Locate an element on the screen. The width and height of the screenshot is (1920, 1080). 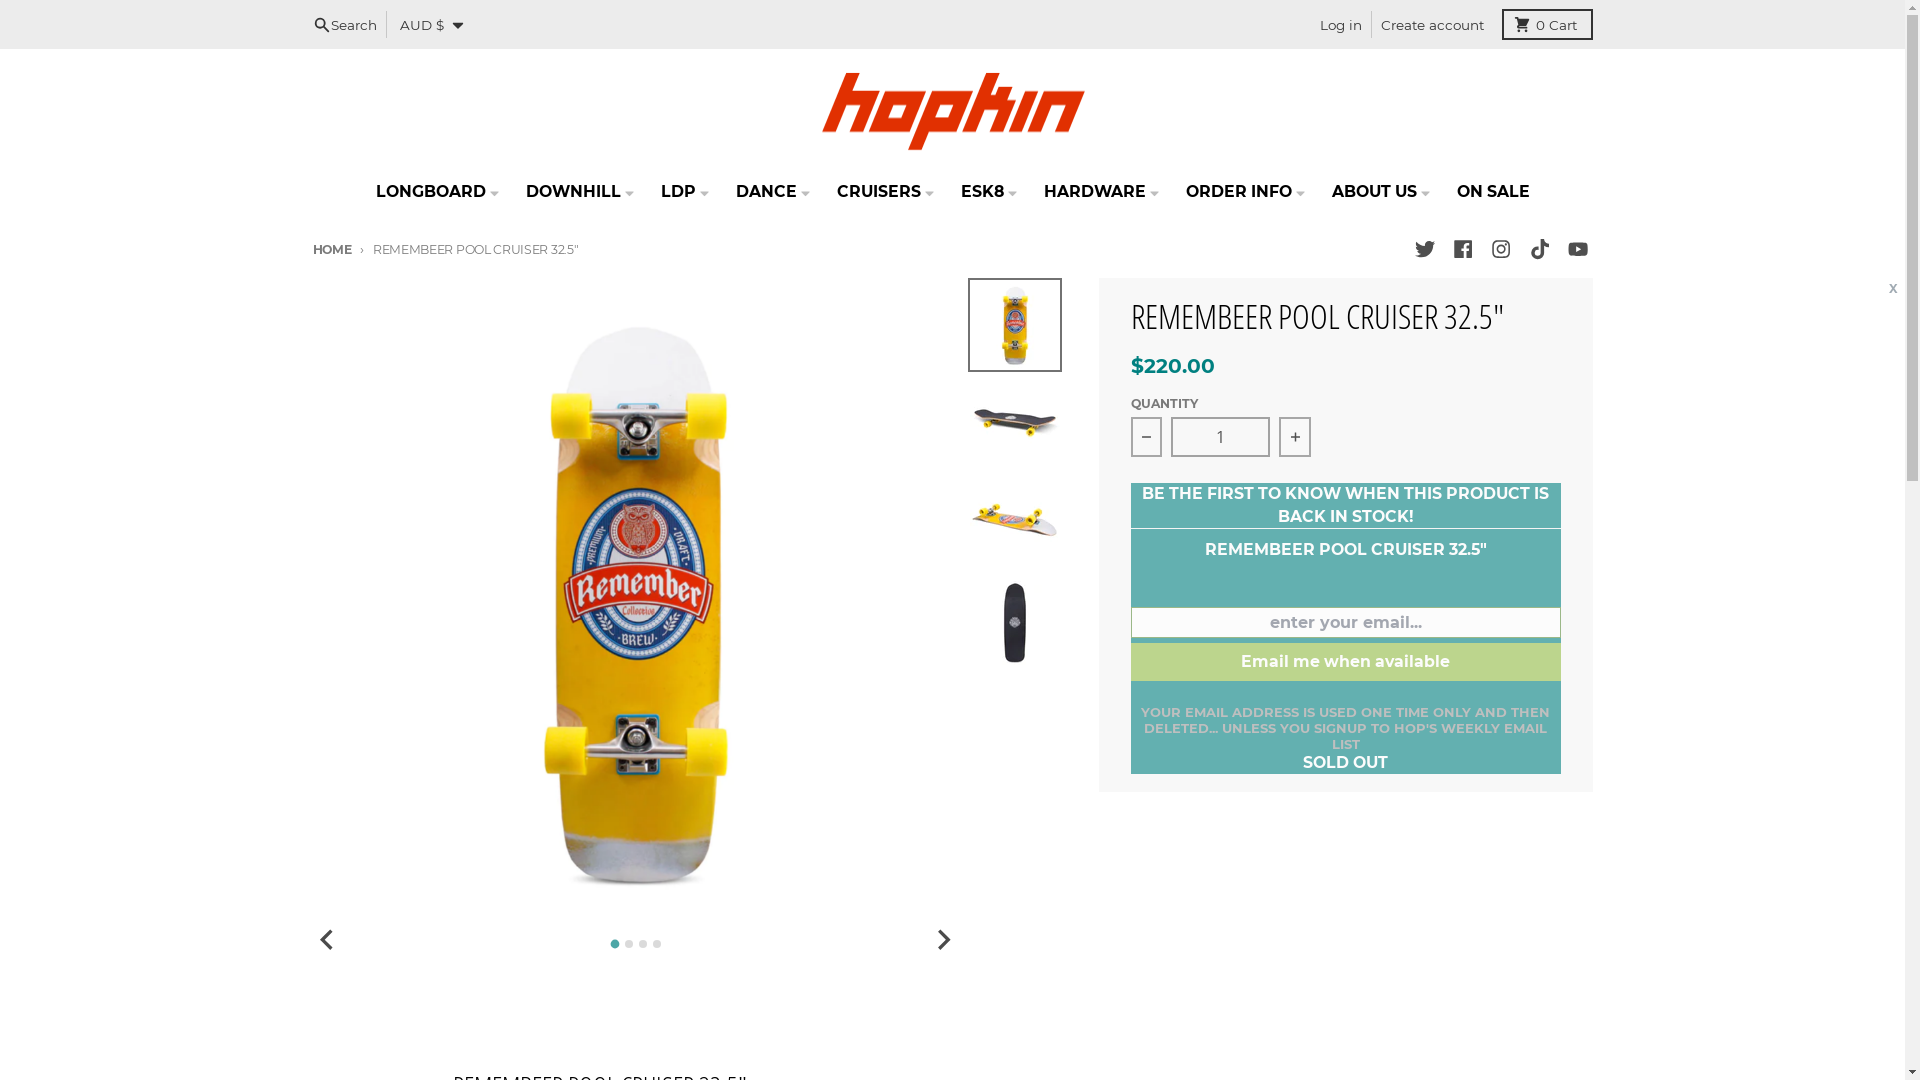
'Search' is located at coordinates (302, 24).